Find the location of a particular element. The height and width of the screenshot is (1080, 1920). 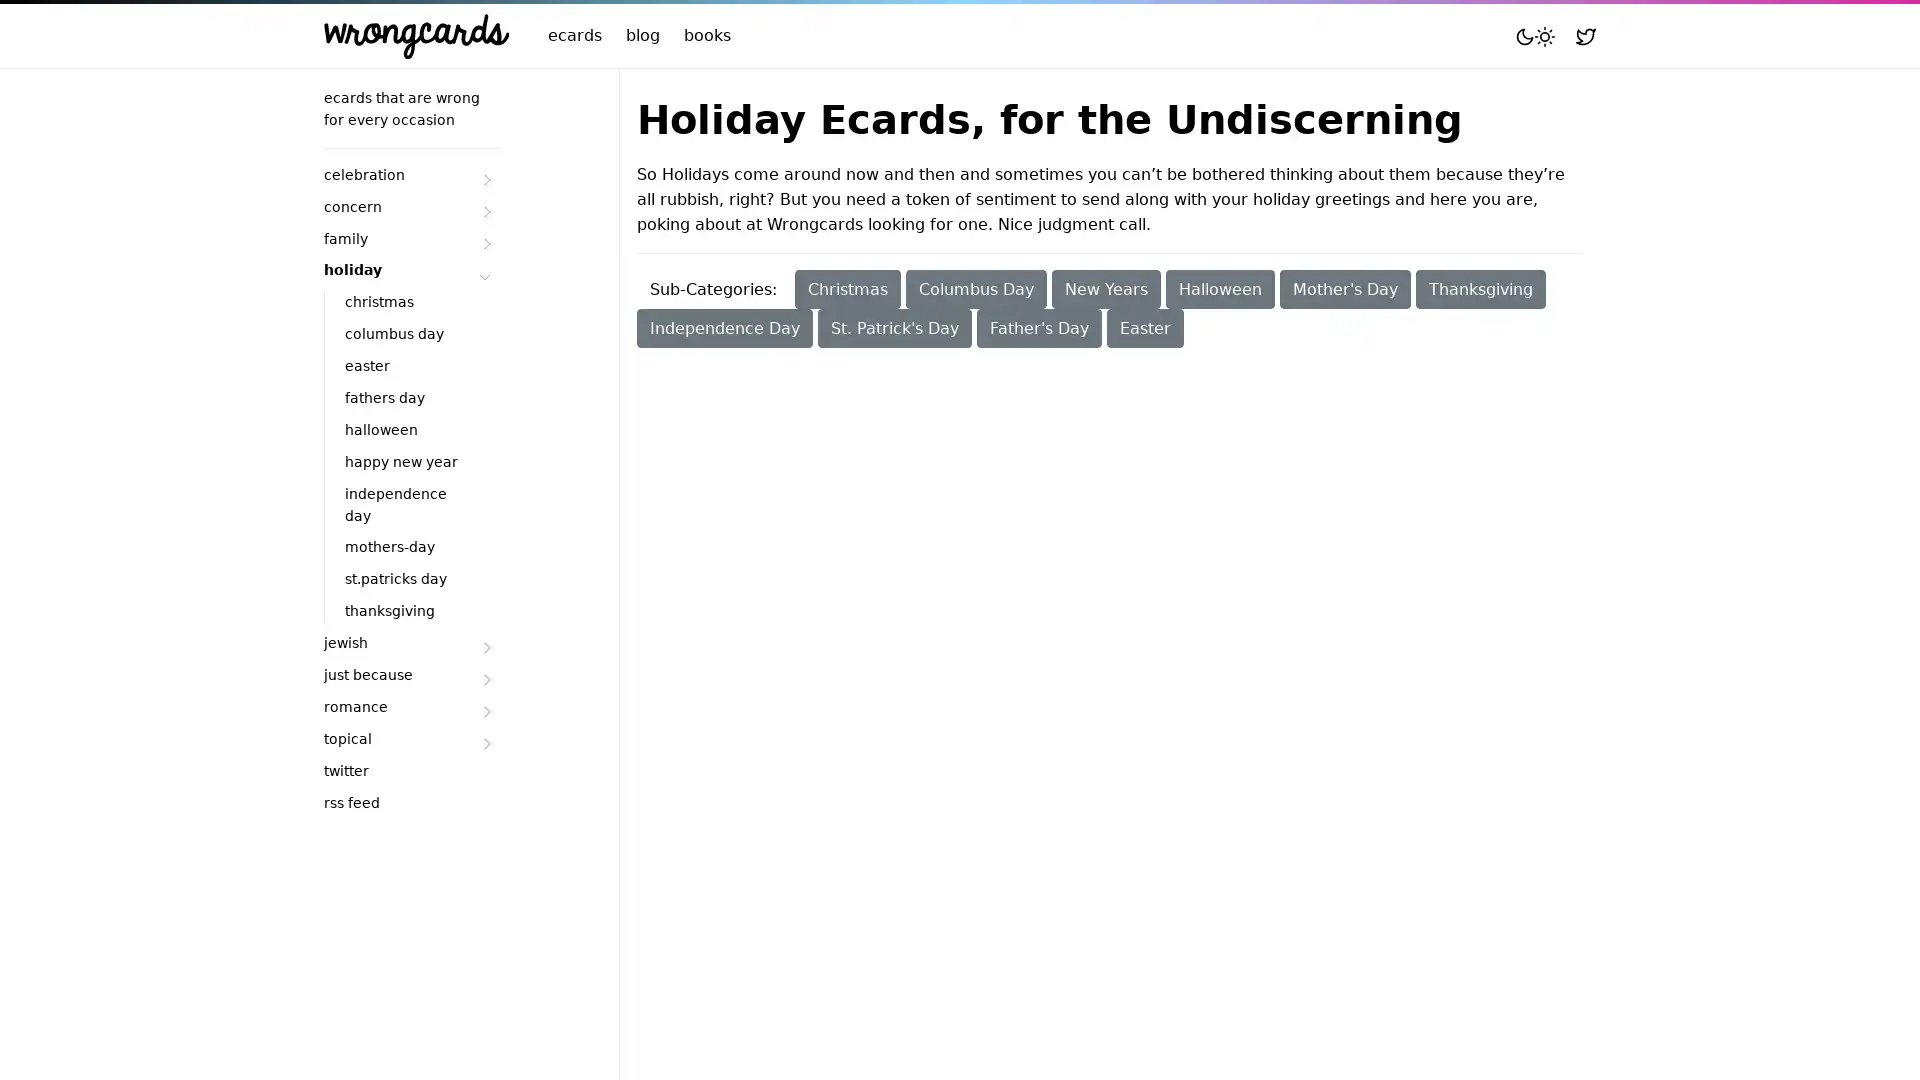

Submenu is located at coordinates (484, 709).